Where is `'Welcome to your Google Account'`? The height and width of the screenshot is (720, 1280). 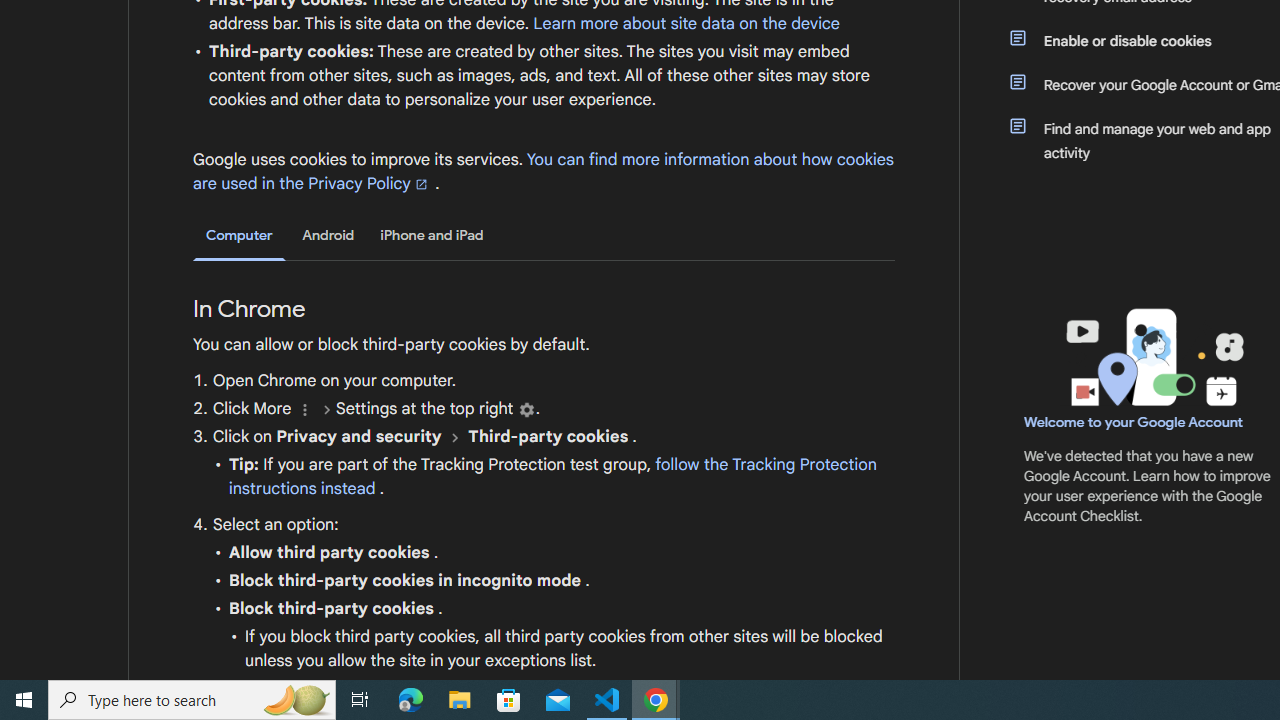 'Welcome to your Google Account' is located at coordinates (1134, 421).